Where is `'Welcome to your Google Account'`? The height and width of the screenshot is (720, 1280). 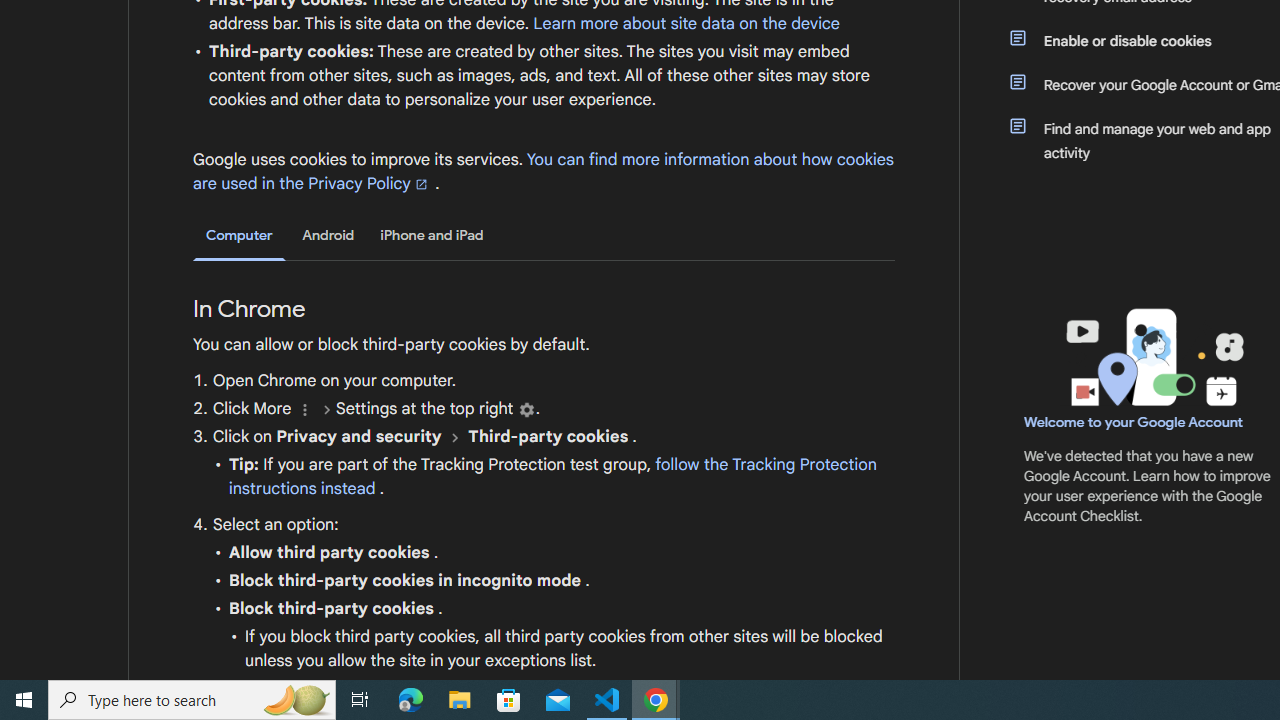 'Welcome to your Google Account' is located at coordinates (1134, 421).